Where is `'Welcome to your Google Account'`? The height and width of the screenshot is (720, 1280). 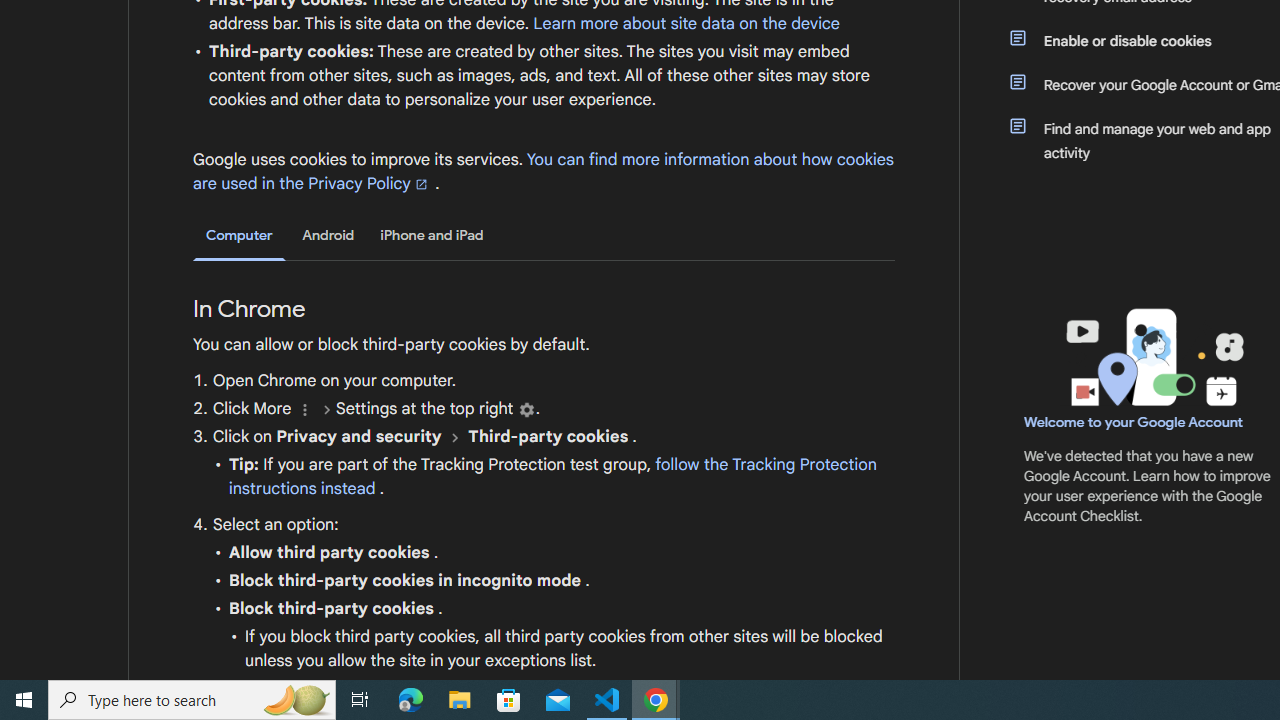 'Welcome to your Google Account' is located at coordinates (1134, 421).